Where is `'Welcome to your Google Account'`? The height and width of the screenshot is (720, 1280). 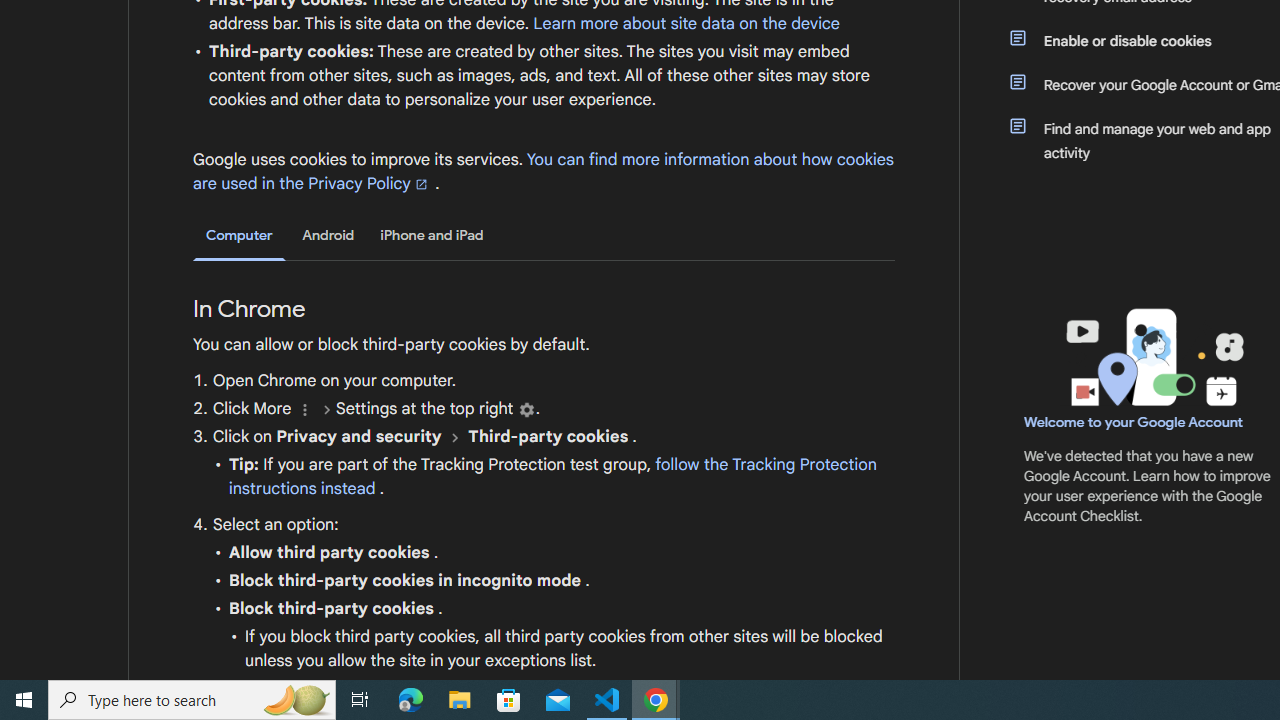 'Welcome to your Google Account' is located at coordinates (1134, 421).